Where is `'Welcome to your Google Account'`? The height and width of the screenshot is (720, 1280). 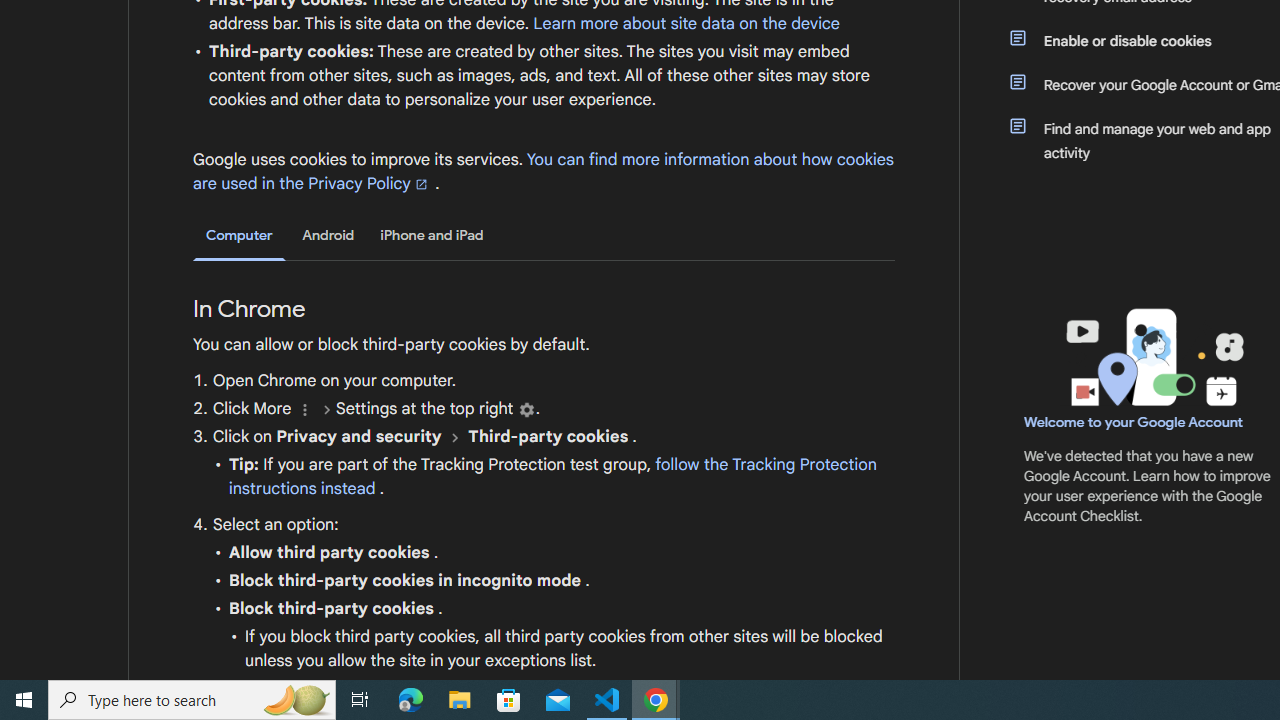 'Welcome to your Google Account' is located at coordinates (1134, 421).